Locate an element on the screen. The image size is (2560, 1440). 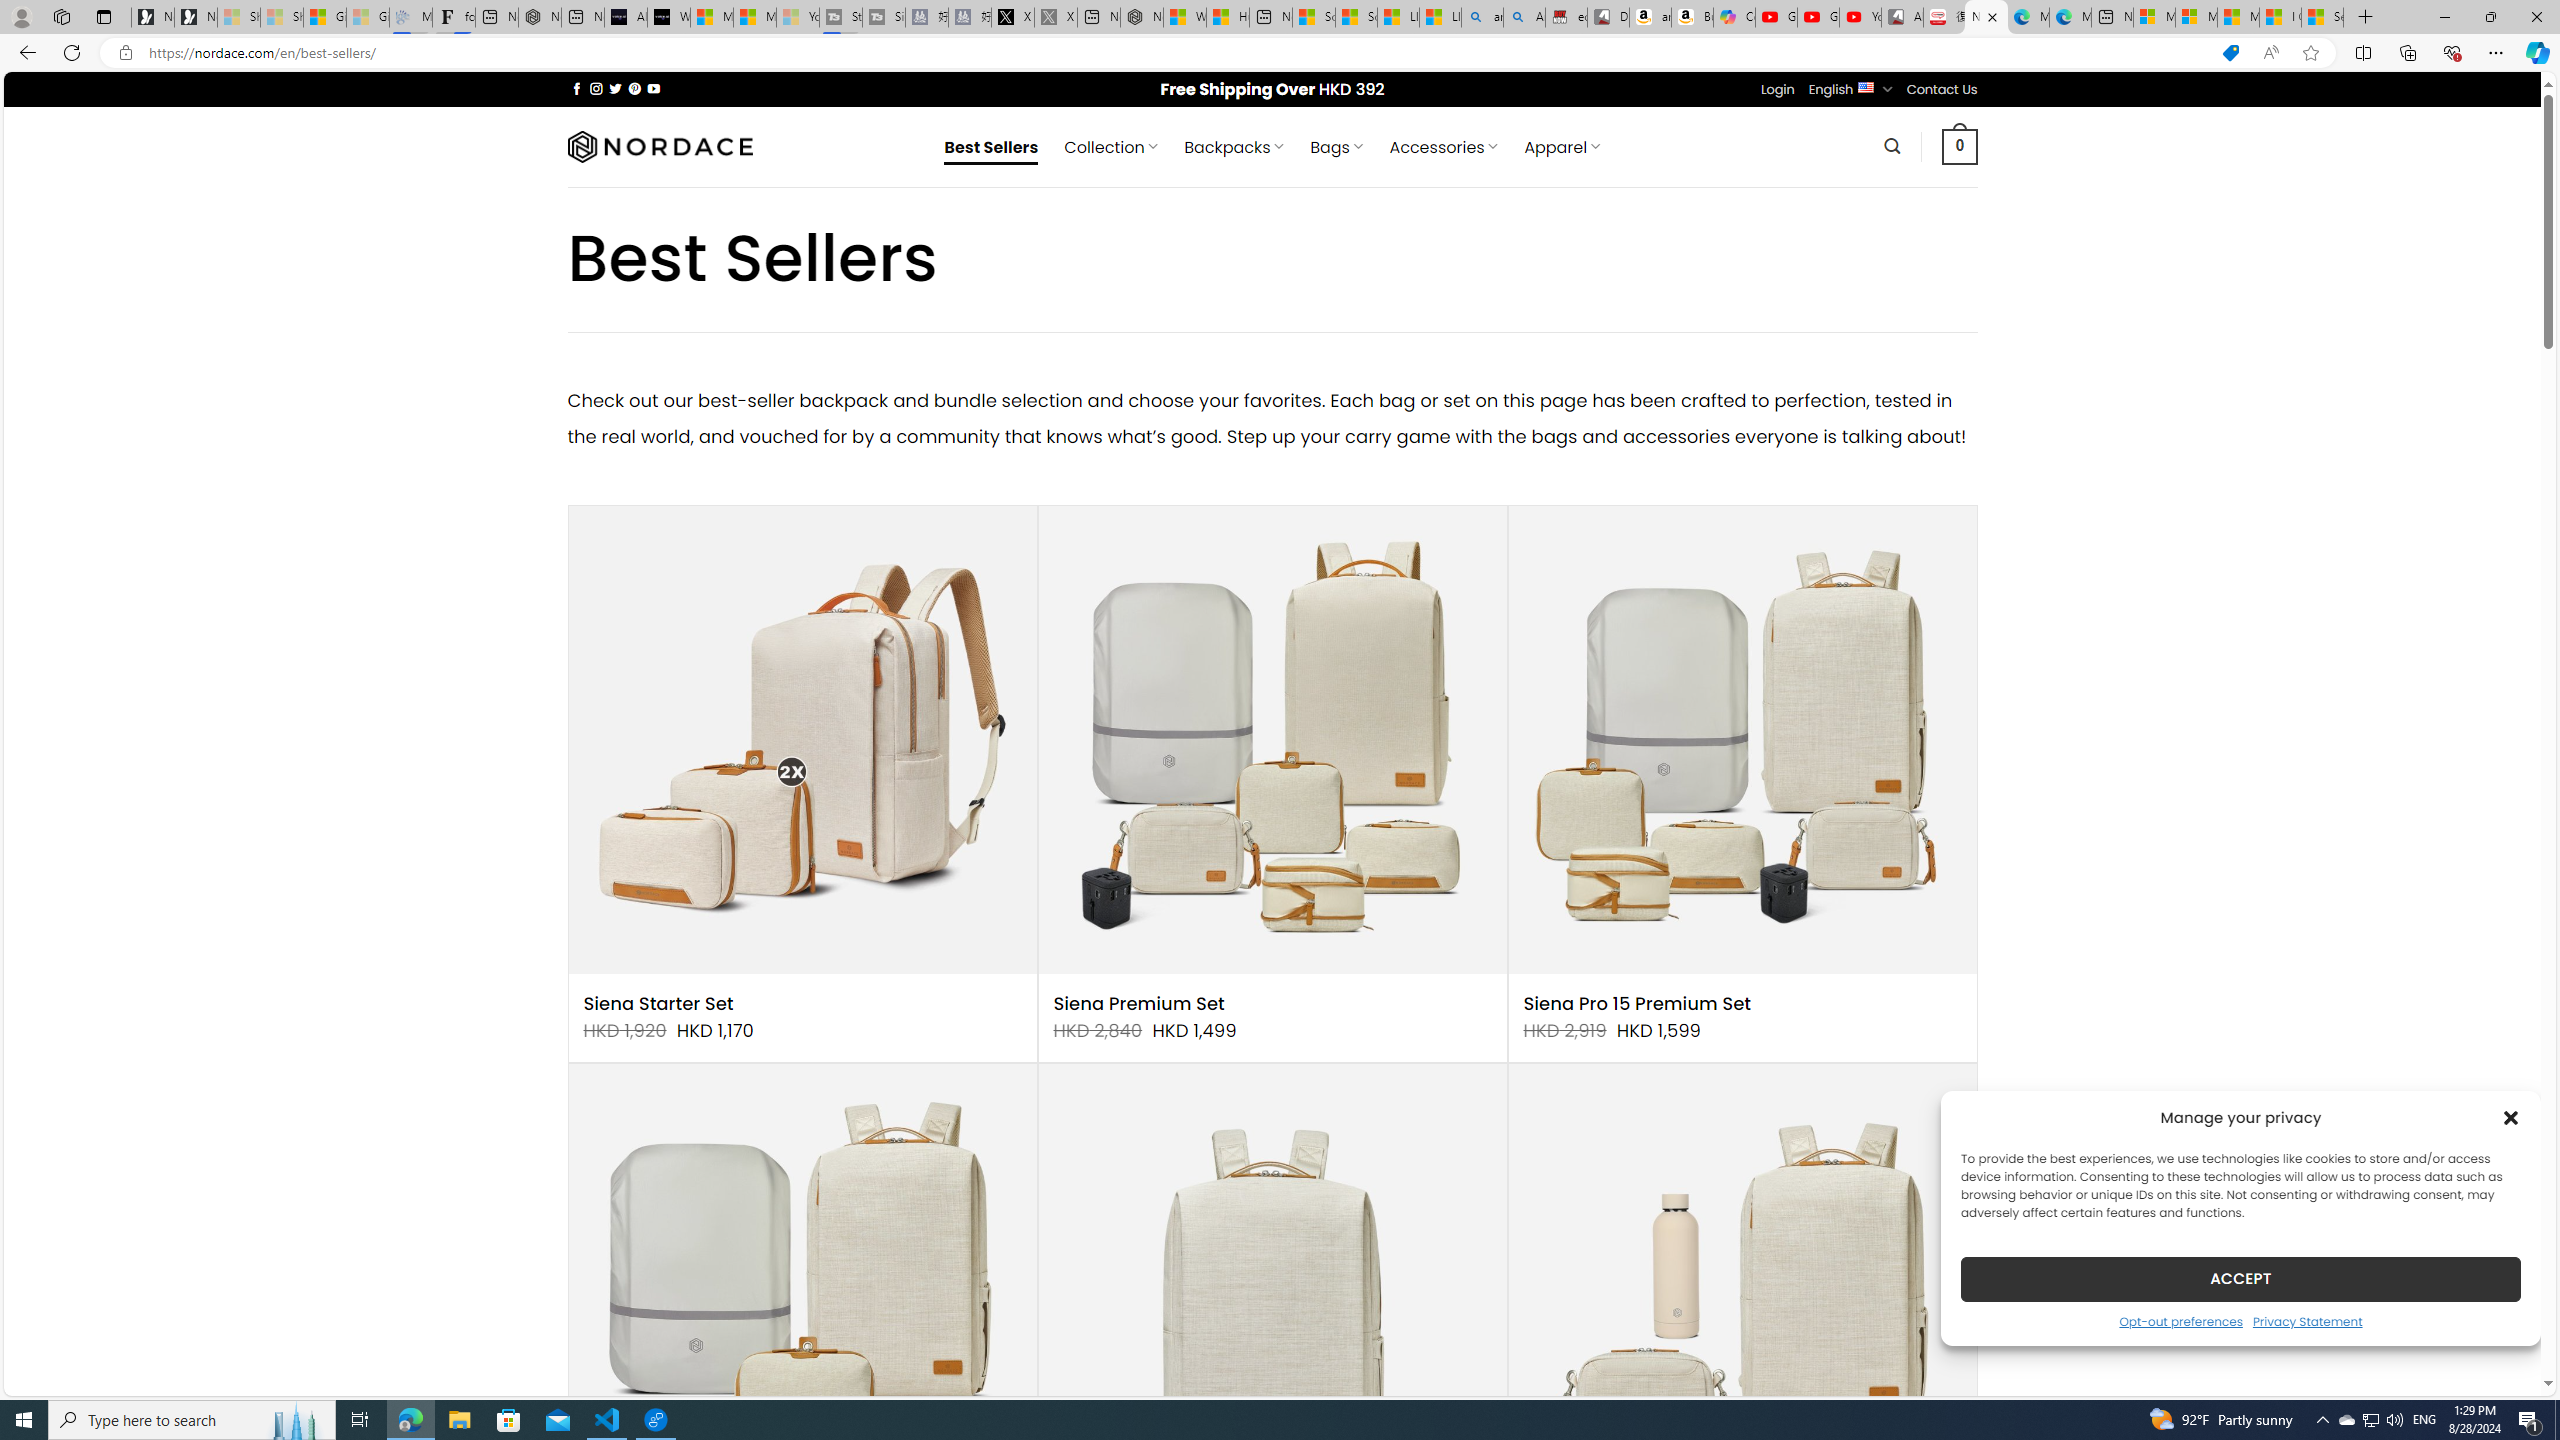
'I Gained 20 Pounds of Muscle in 30 Days! | Watch' is located at coordinates (2278, 16).